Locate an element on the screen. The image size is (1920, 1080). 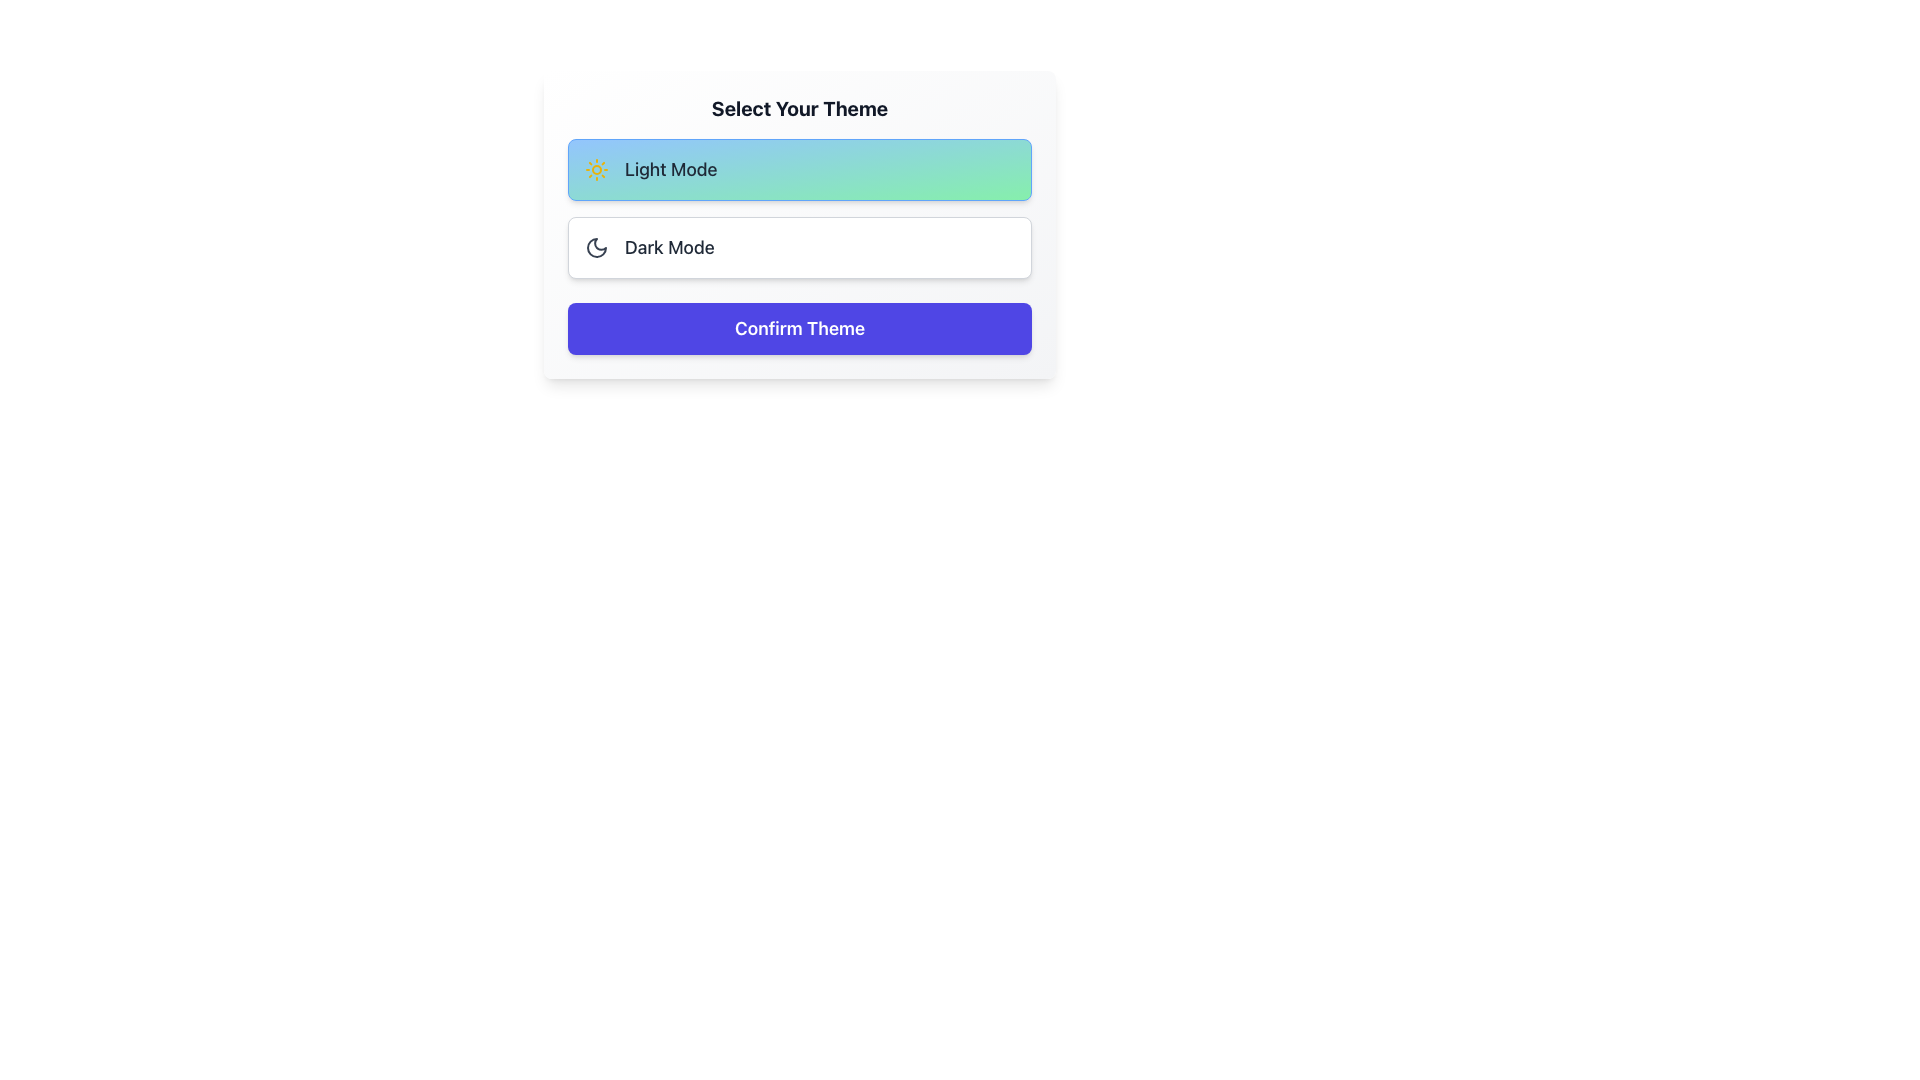
the descriptive title text label that guides users to select a theme option, located above the Light Mode and Dark Mode selection buttons is located at coordinates (800, 108).